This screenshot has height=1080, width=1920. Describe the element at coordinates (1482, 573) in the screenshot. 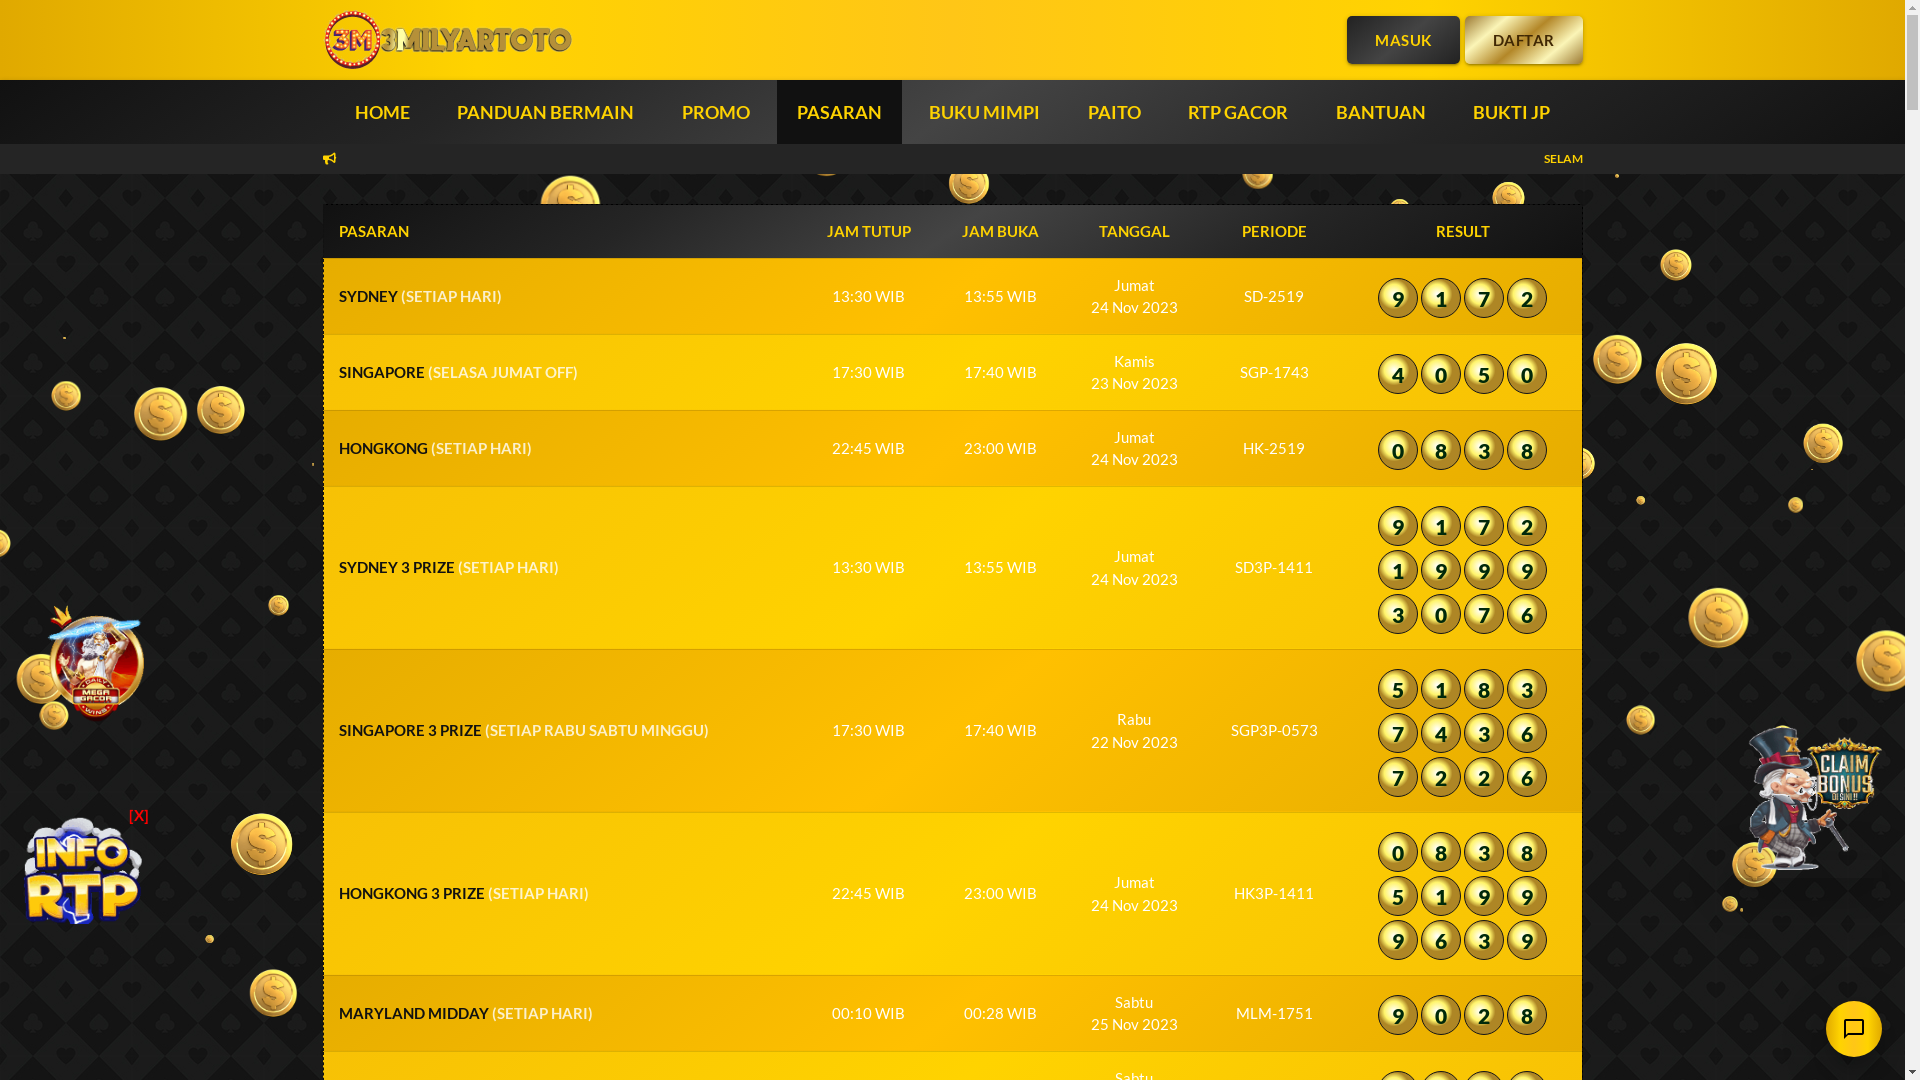

I see `'9 1 7 2` at that location.